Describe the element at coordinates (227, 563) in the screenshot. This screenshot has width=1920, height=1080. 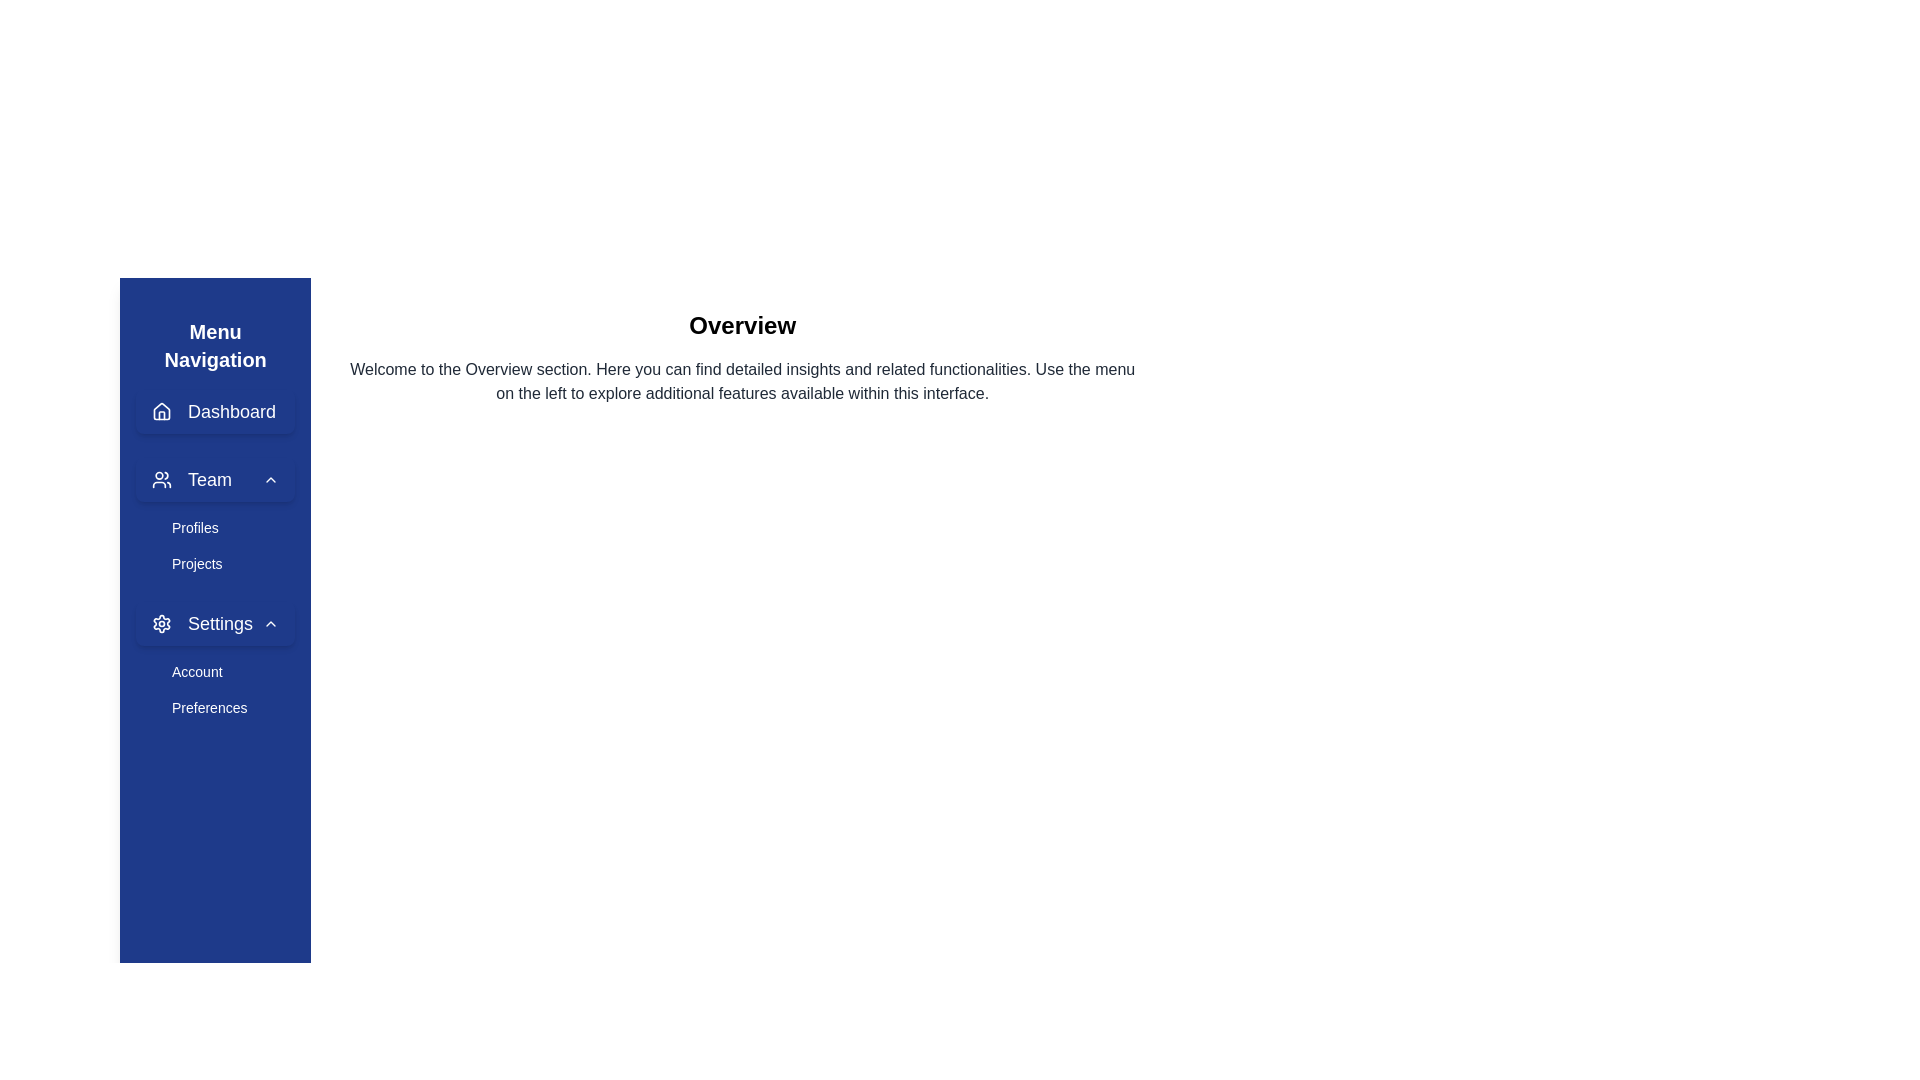
I see `the 'Projects' navigation link located in the vertical menu on the left side, directly below the 'Profiles' item` at that location.